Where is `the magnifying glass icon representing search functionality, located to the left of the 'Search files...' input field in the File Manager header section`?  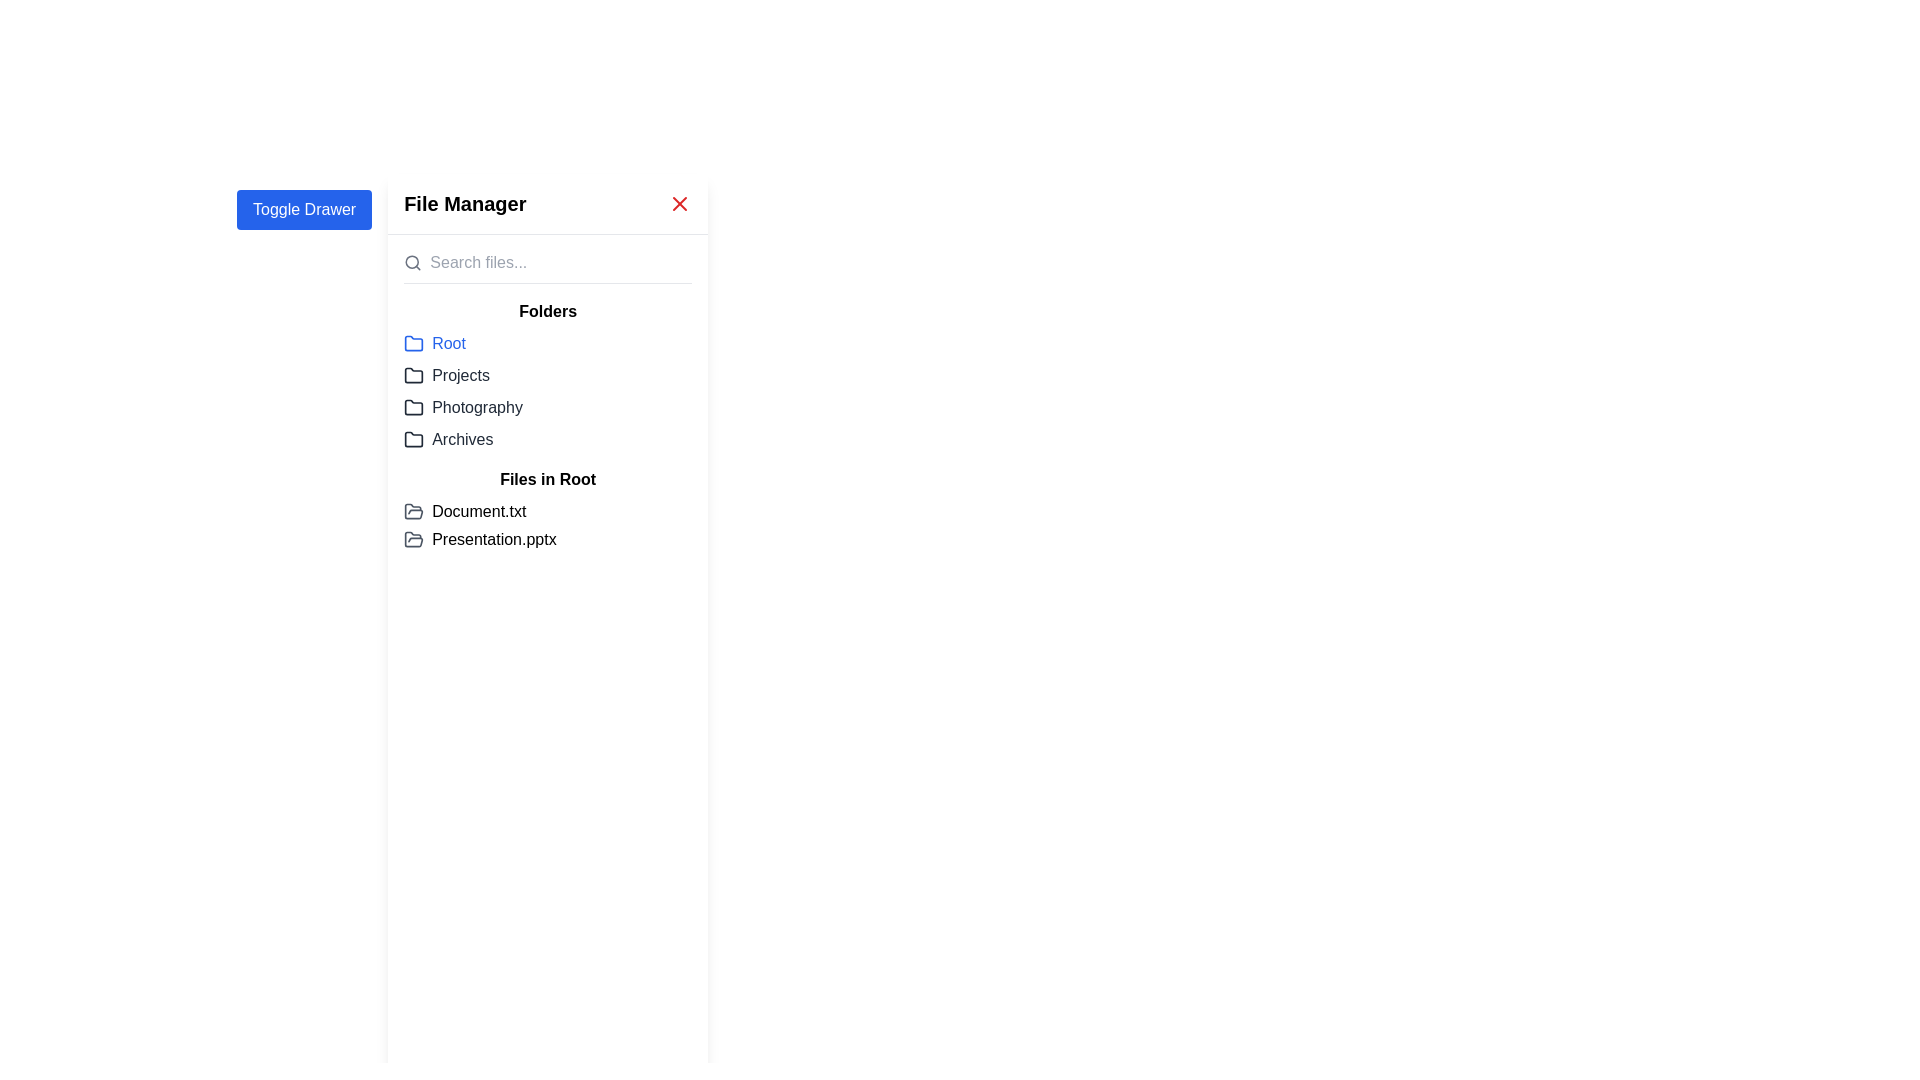 the magnifying glass icon representing search functionality, located to the left of the 'Search files...' input field in the File Manager header section is located at coordinates (412, 261).